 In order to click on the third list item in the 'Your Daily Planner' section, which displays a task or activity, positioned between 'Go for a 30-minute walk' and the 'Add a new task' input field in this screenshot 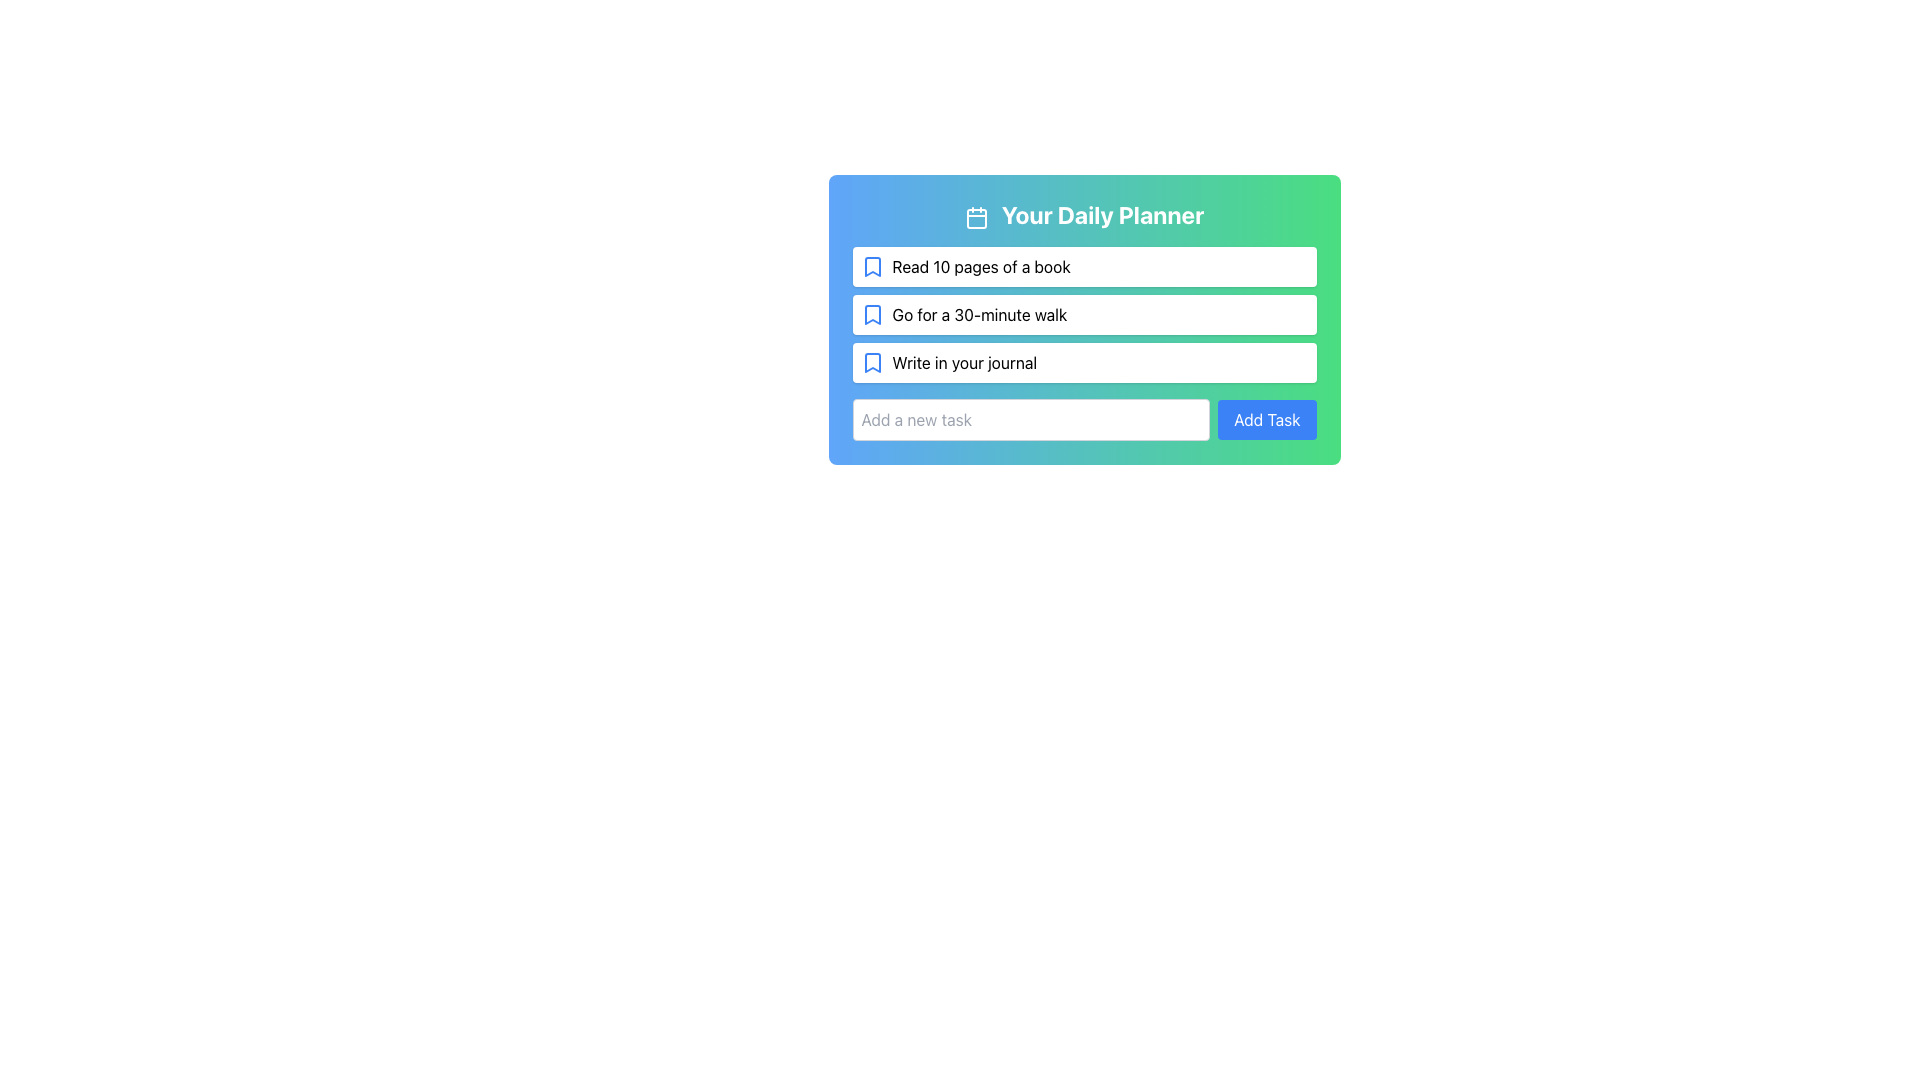, I will do `click(1083, 362)`.